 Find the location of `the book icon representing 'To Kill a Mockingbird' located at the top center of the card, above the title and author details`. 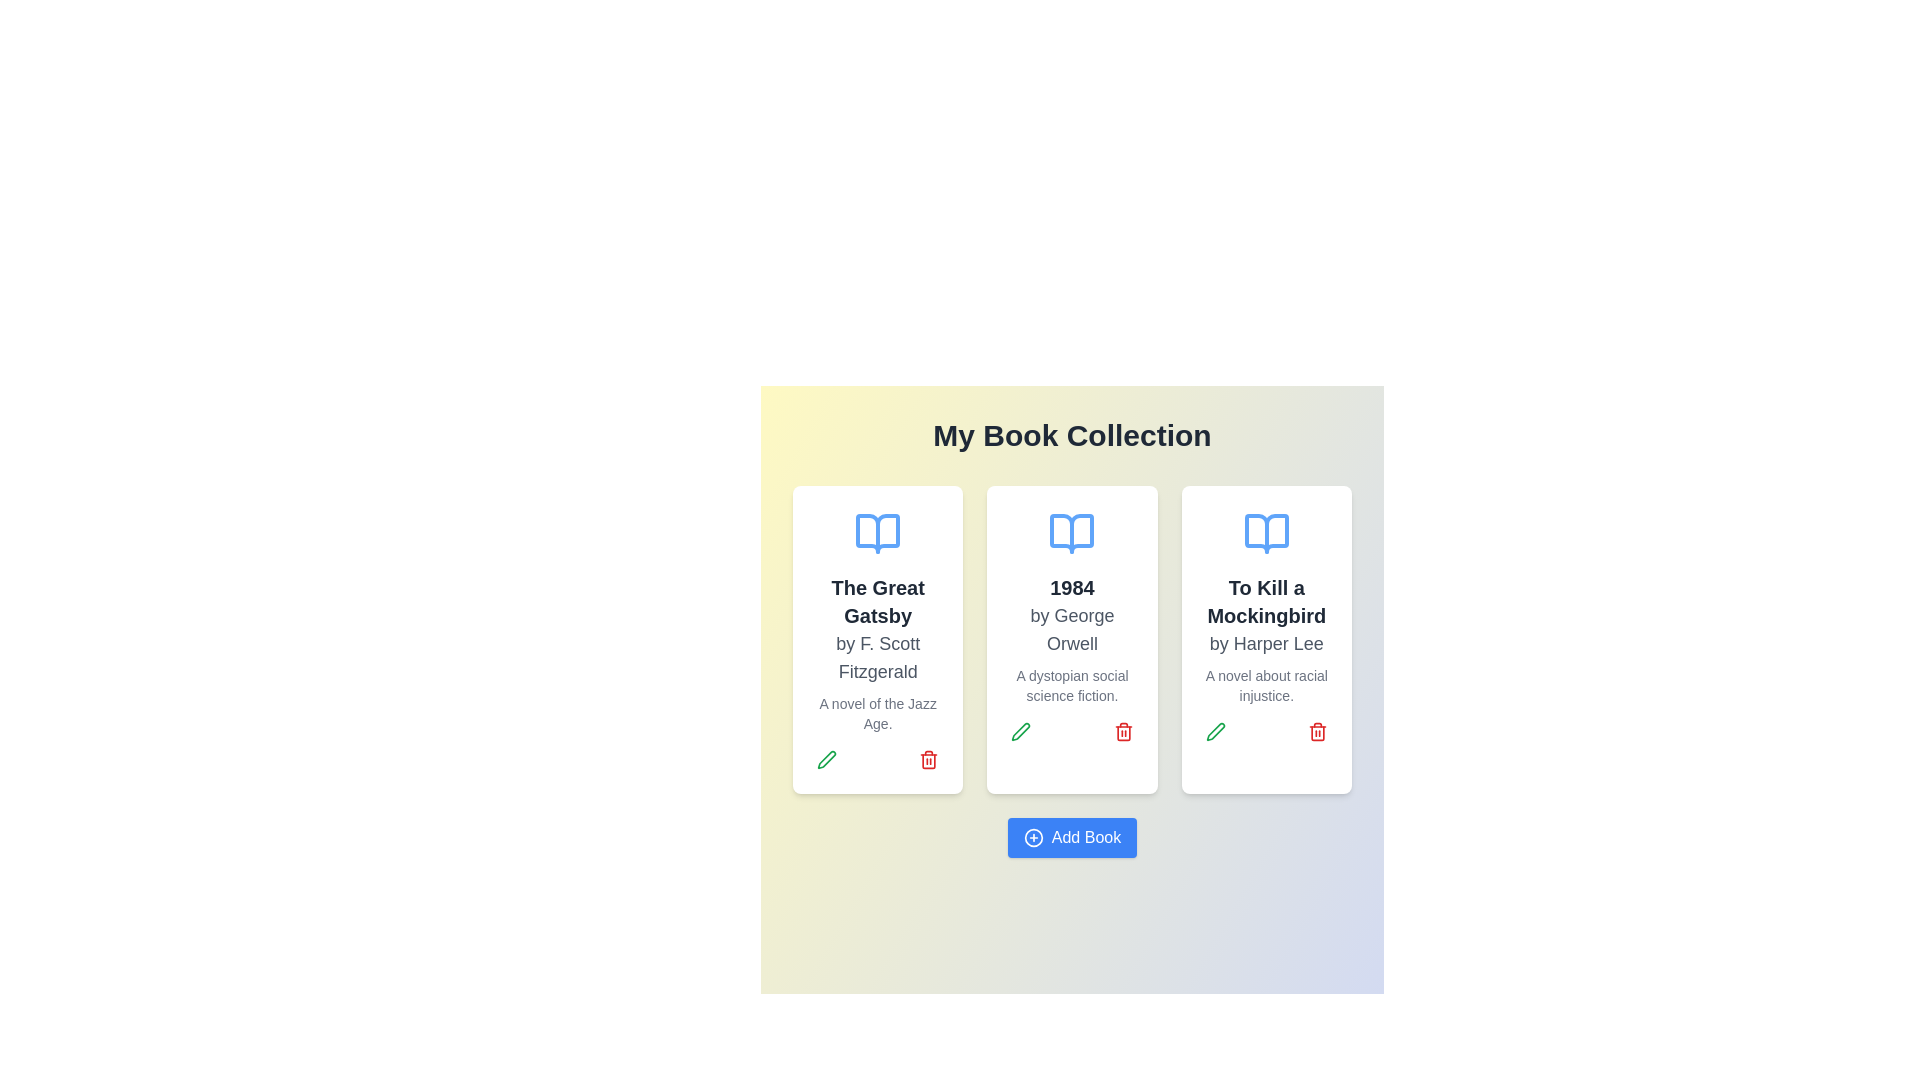

the book icon representing 'To Kill a Mockingbird' located at the top center of the card, above the title and author details is located at coordinates (1265, 532).